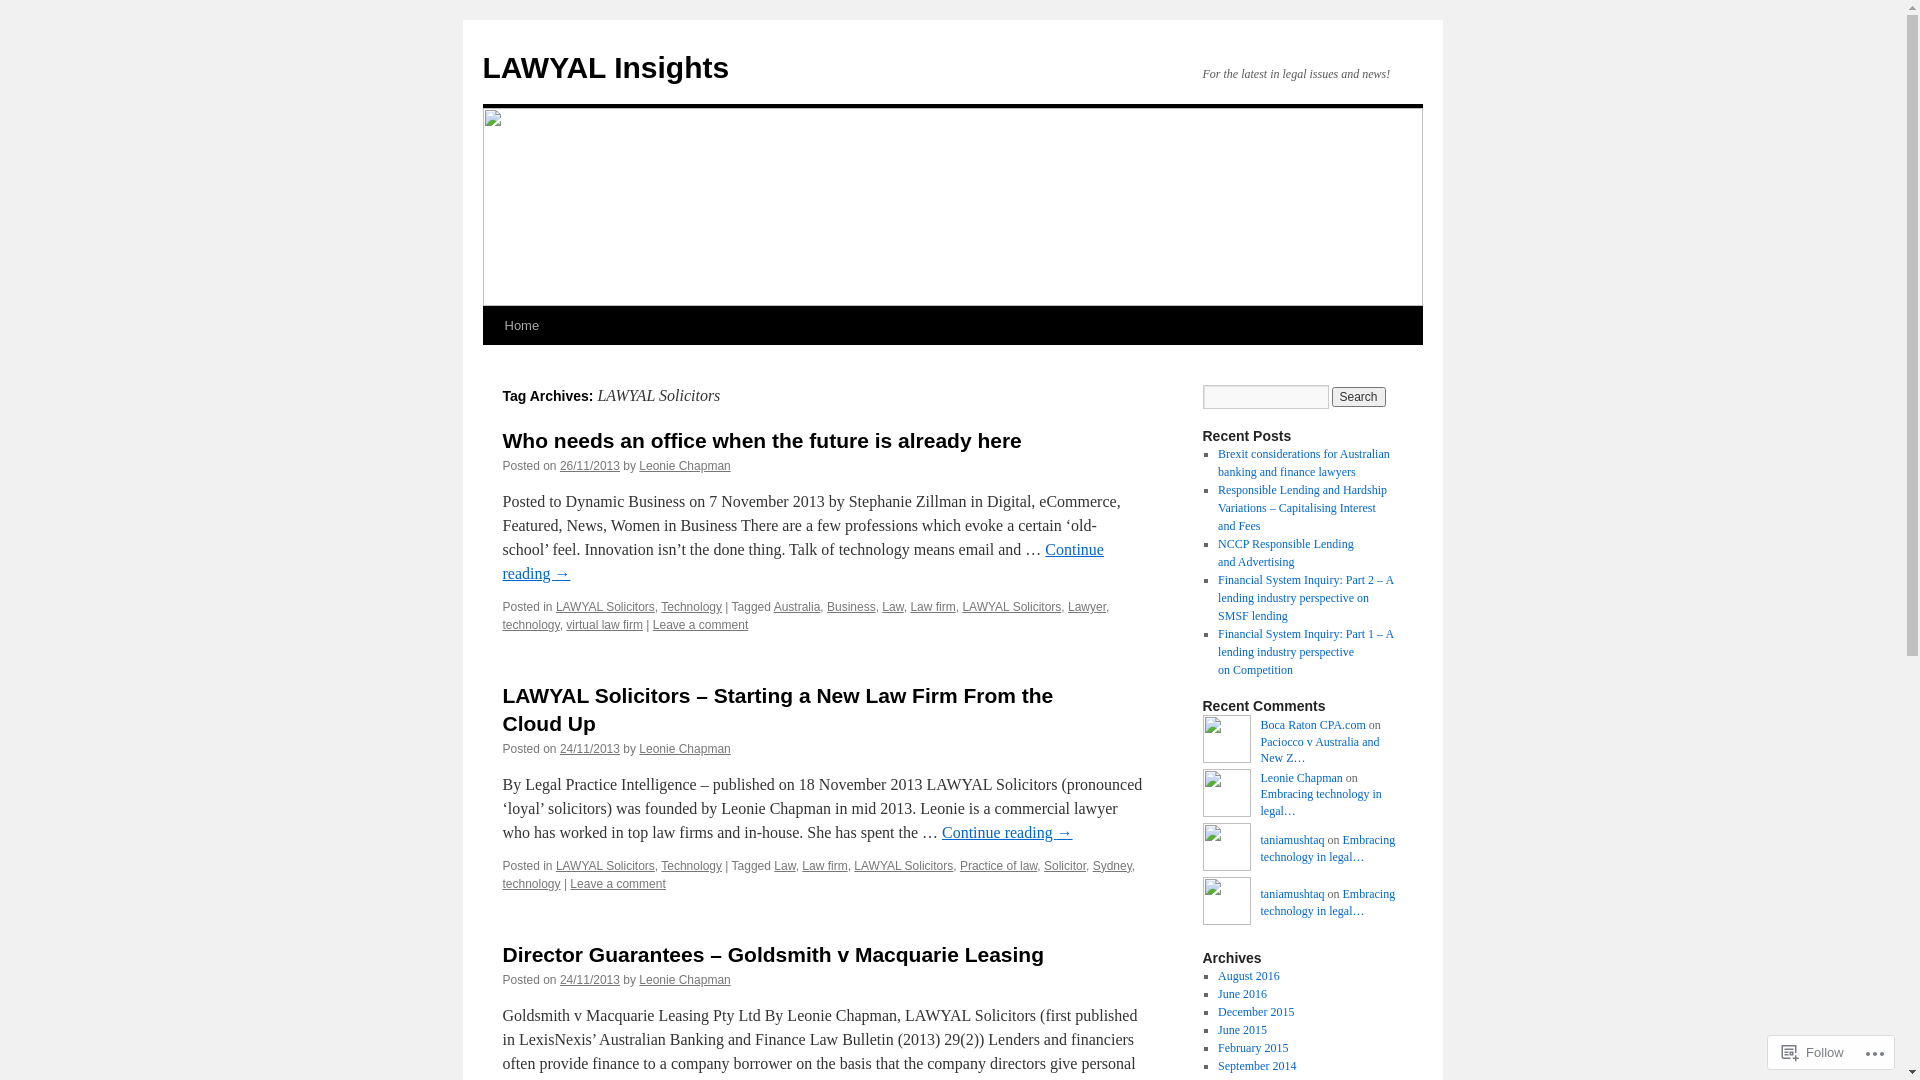 The image size is (1920, 1080). Describe the element at coordinates (1224, 849) in the screenshot. I see `'taniamushtaq'` at that location.